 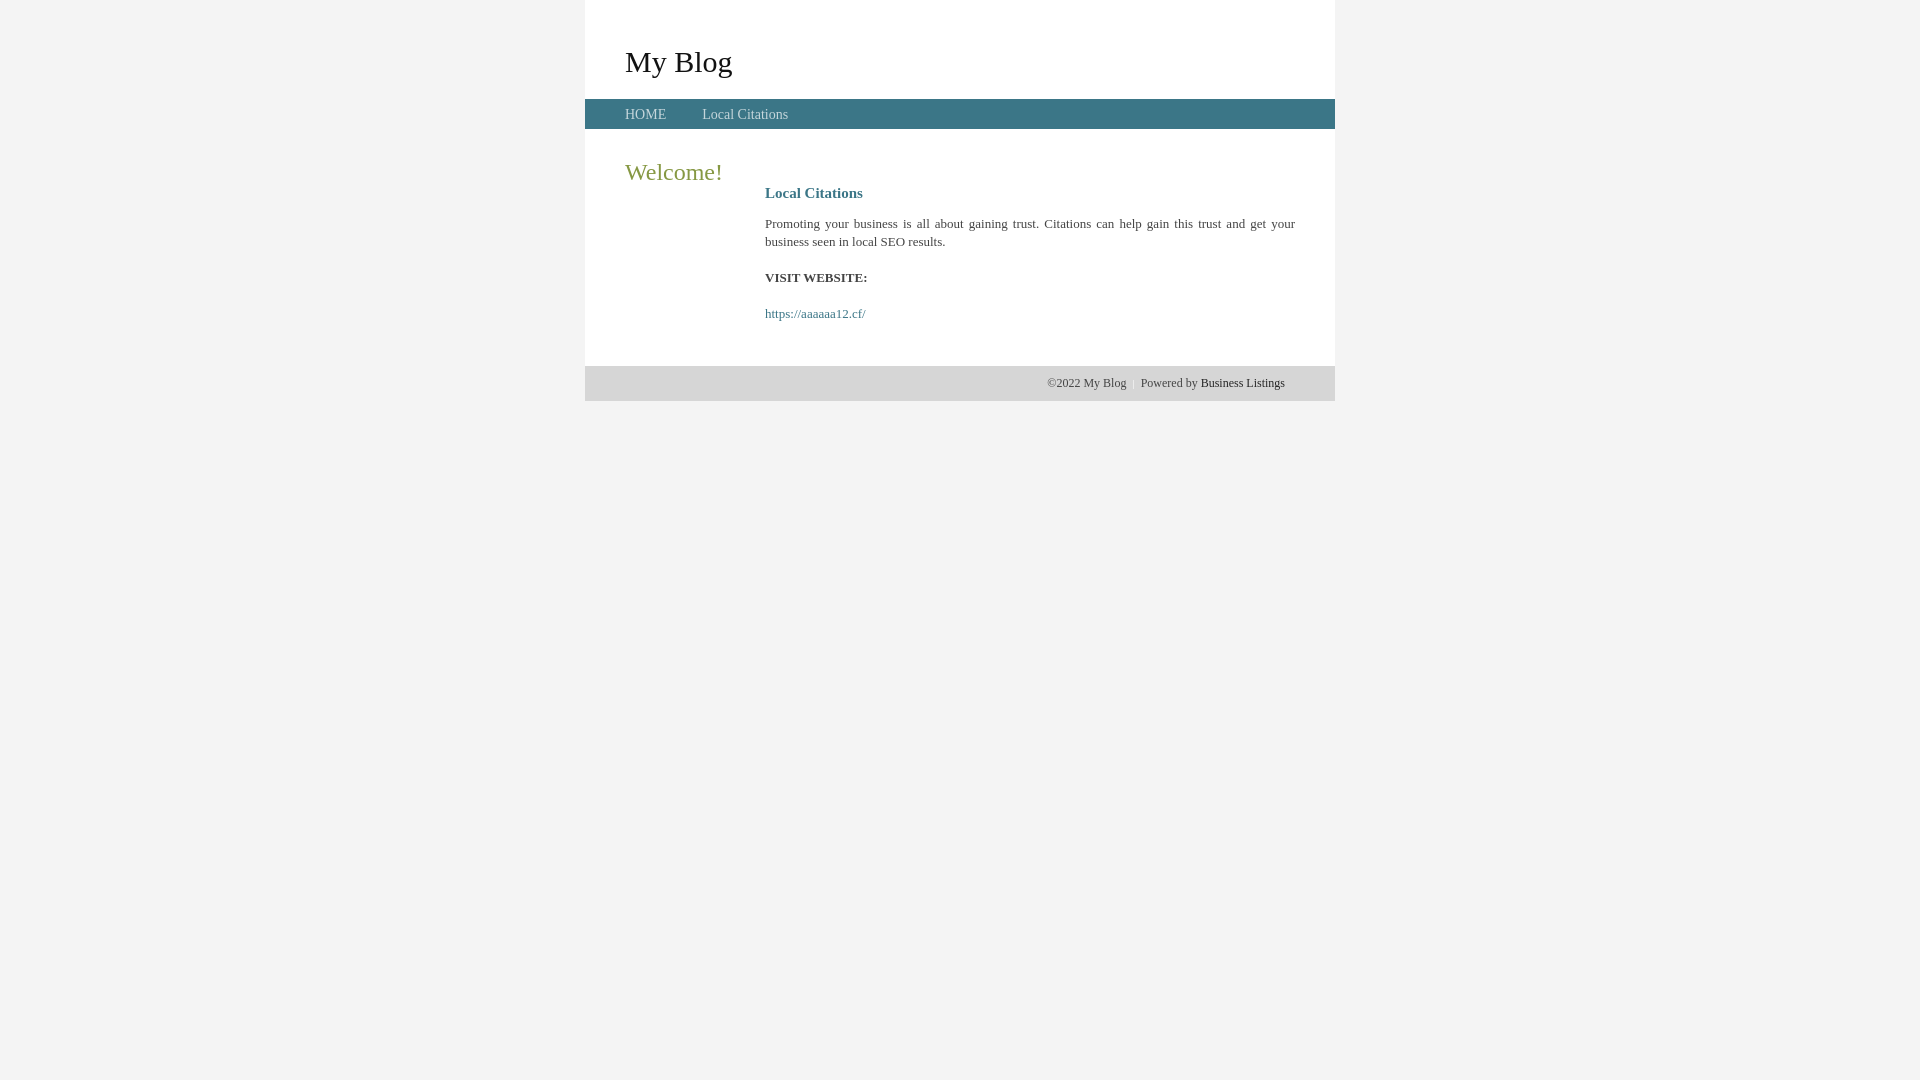 I want to click on 'Local Citations', so click(x=743, y=114).